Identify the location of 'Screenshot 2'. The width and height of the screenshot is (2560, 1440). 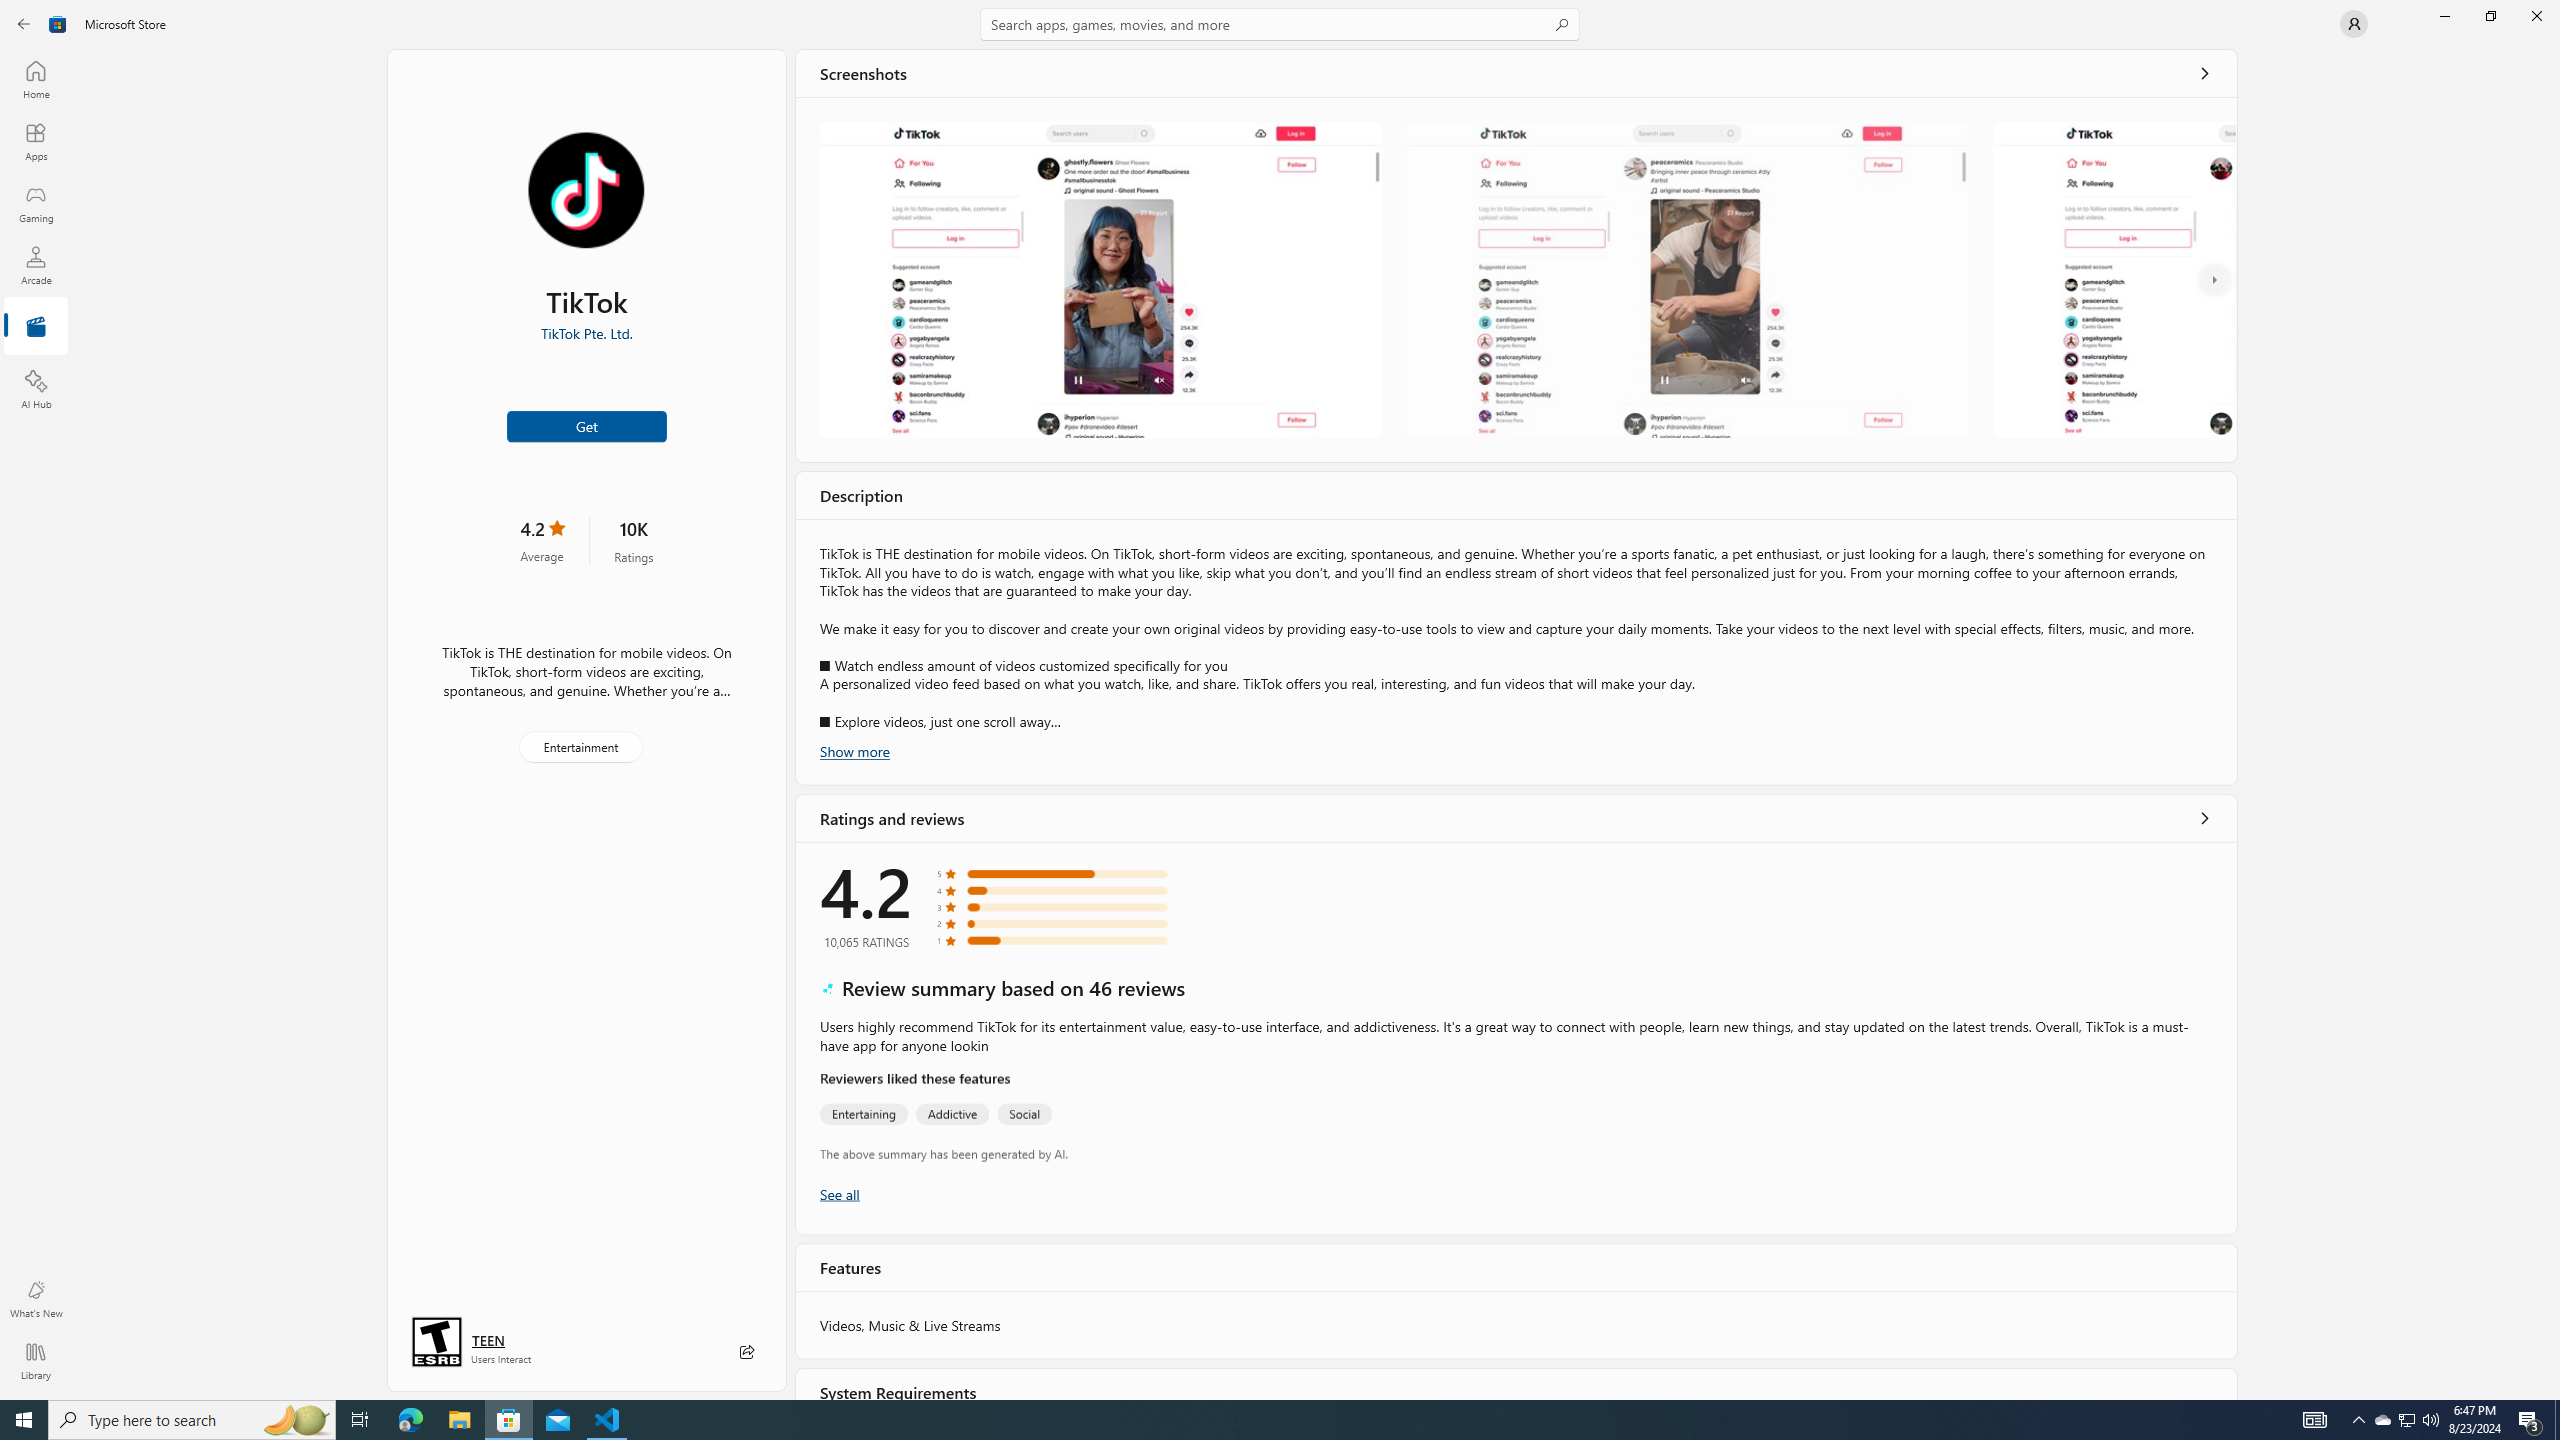
(1687, 279).